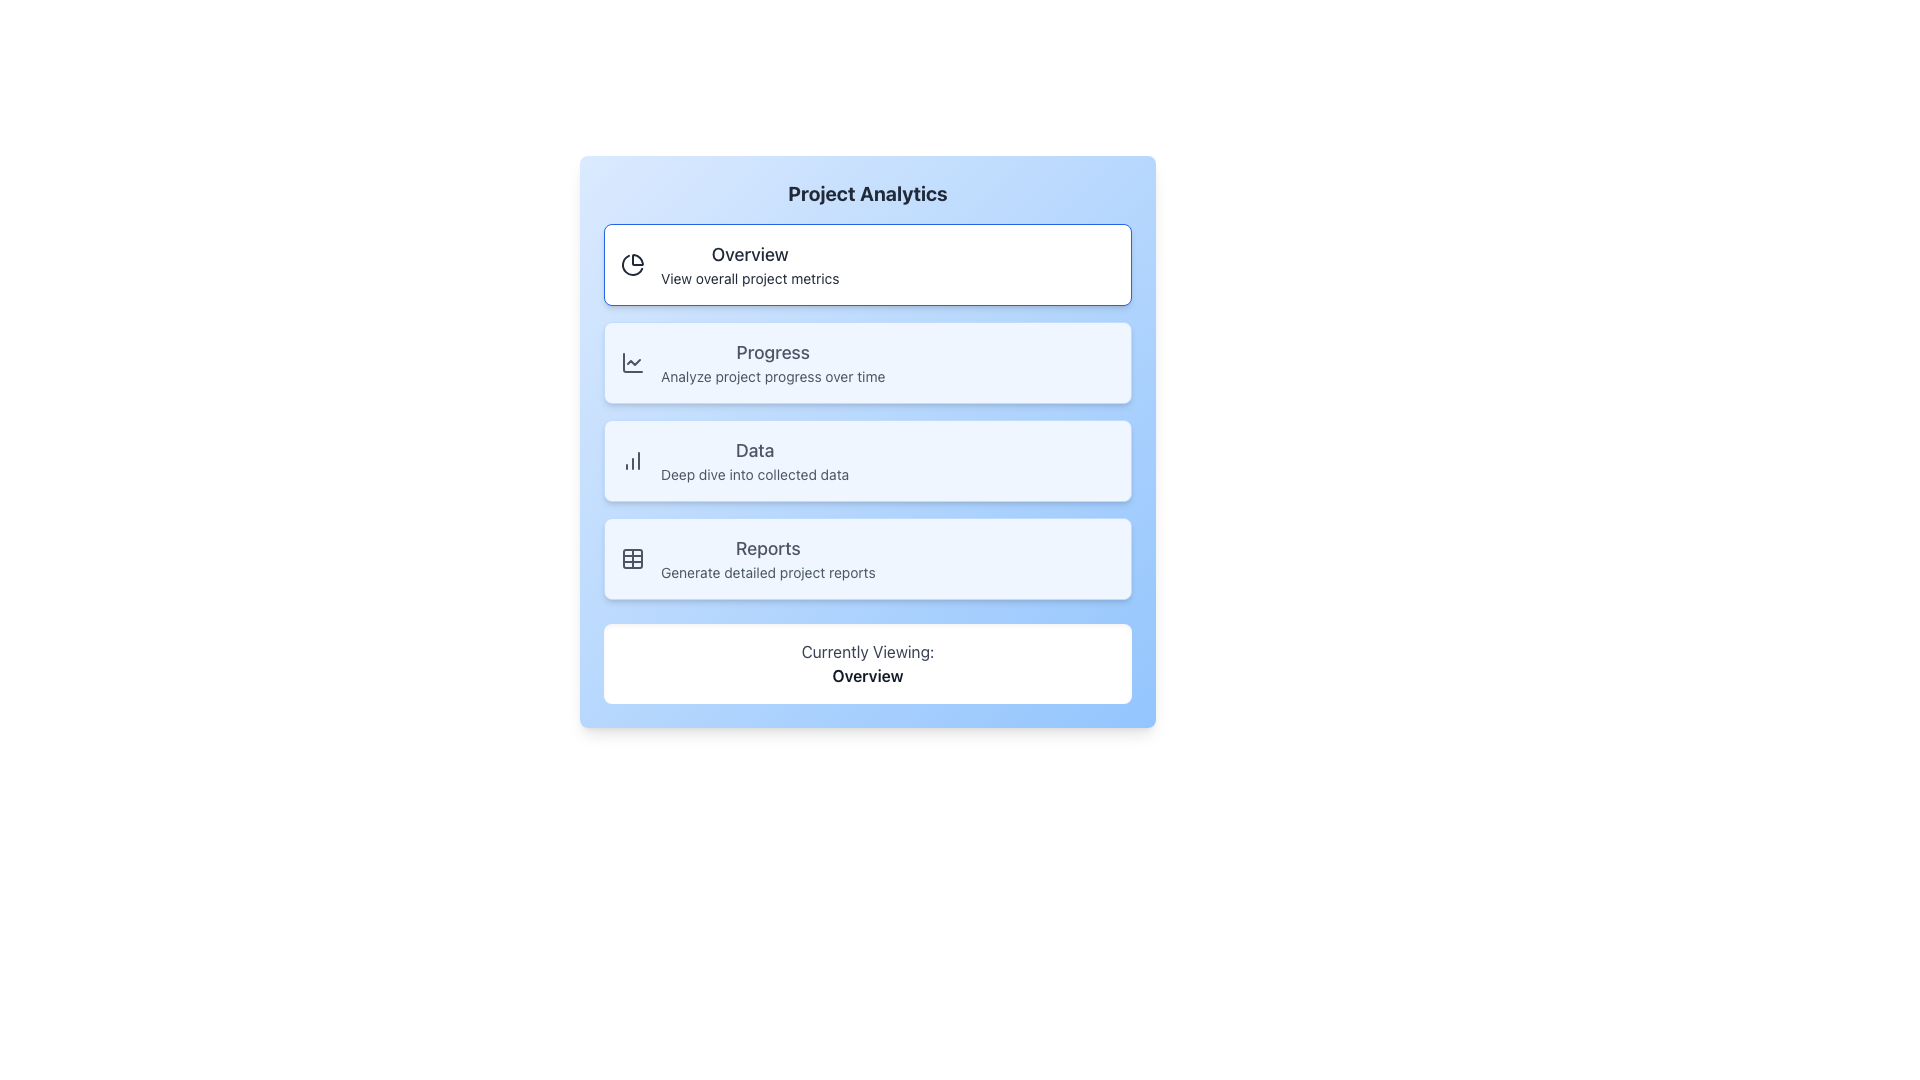  What do you see at coordinates (868, 663) in the screenshot?
I see `the Informational indicator, which is a rectangular box with a white background, rounded corners, and contains the text 'Currently Viewing:' in light gray and 'Overview' in bold dark font, located at the bottom of the 'Project Analytics' section beneath 'Reports'` at bounding box center [868, 663].